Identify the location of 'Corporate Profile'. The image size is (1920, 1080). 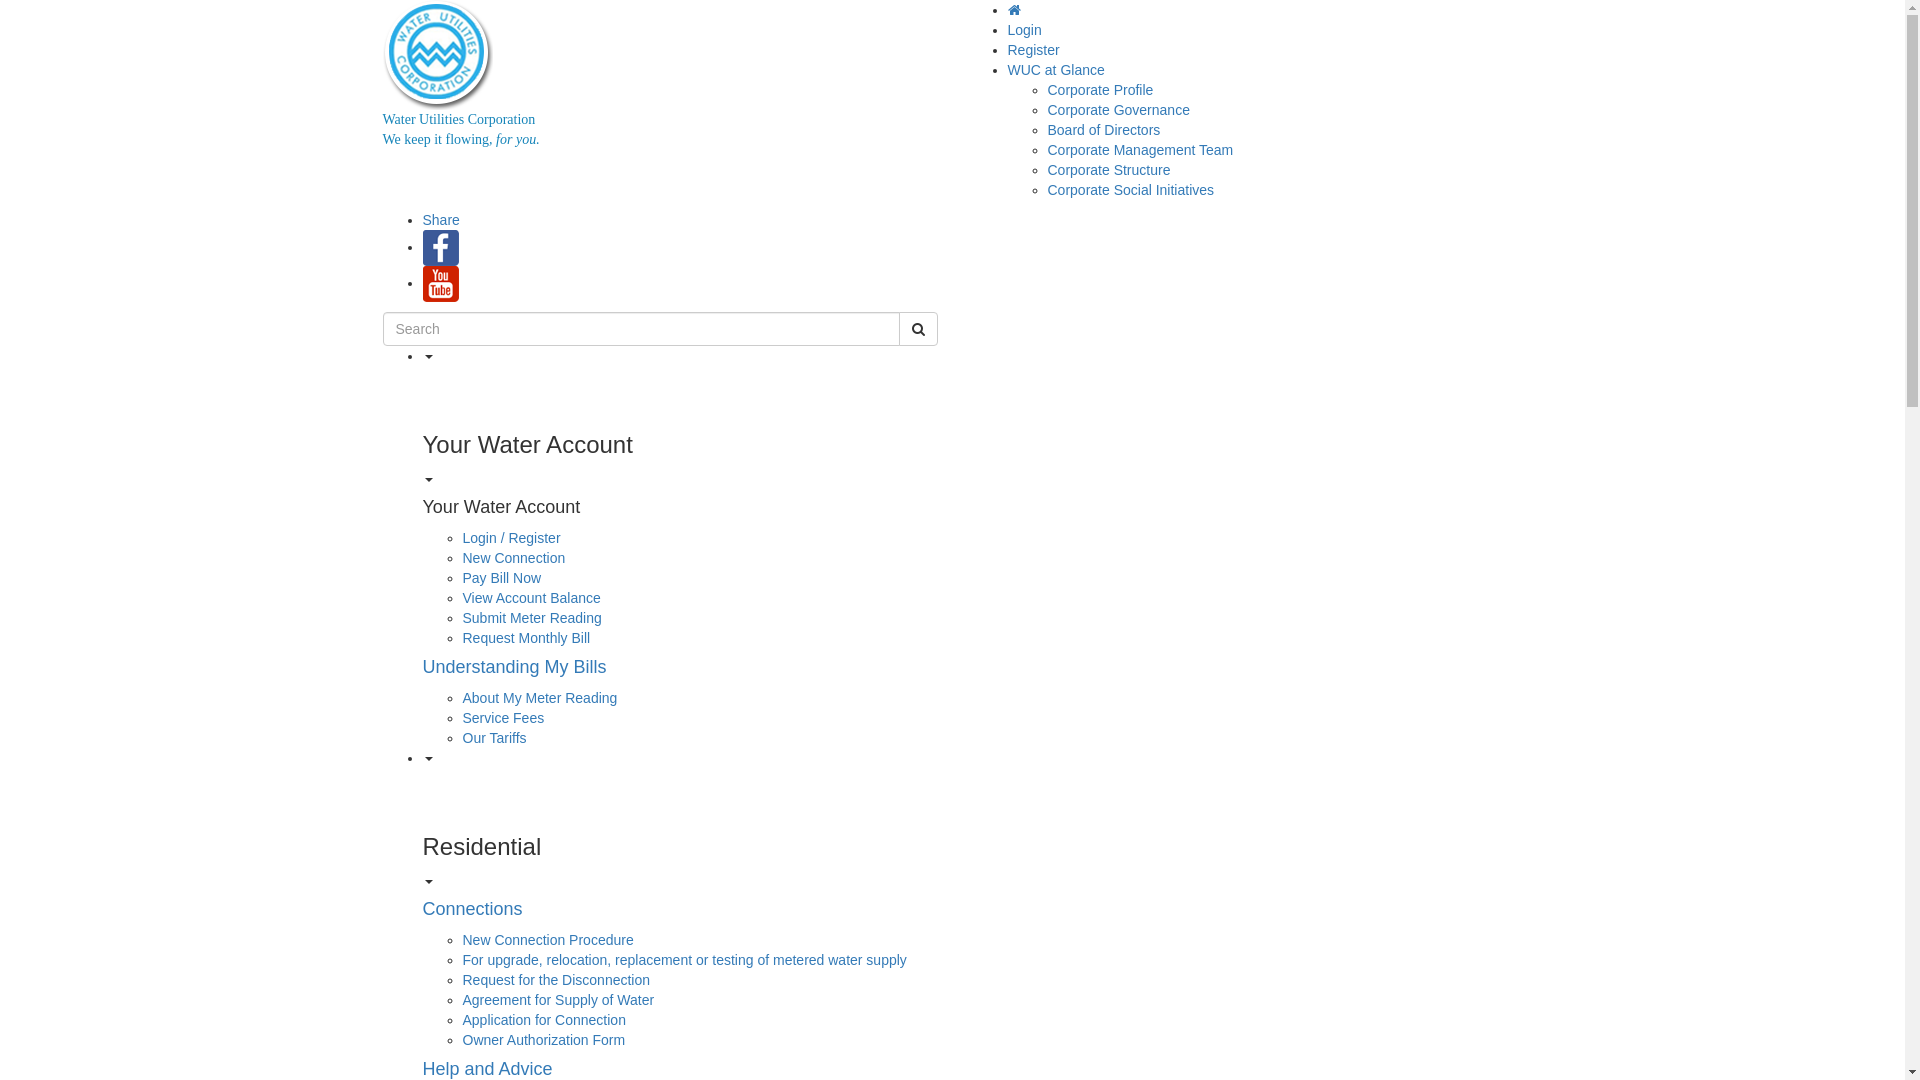
(1046, 88).